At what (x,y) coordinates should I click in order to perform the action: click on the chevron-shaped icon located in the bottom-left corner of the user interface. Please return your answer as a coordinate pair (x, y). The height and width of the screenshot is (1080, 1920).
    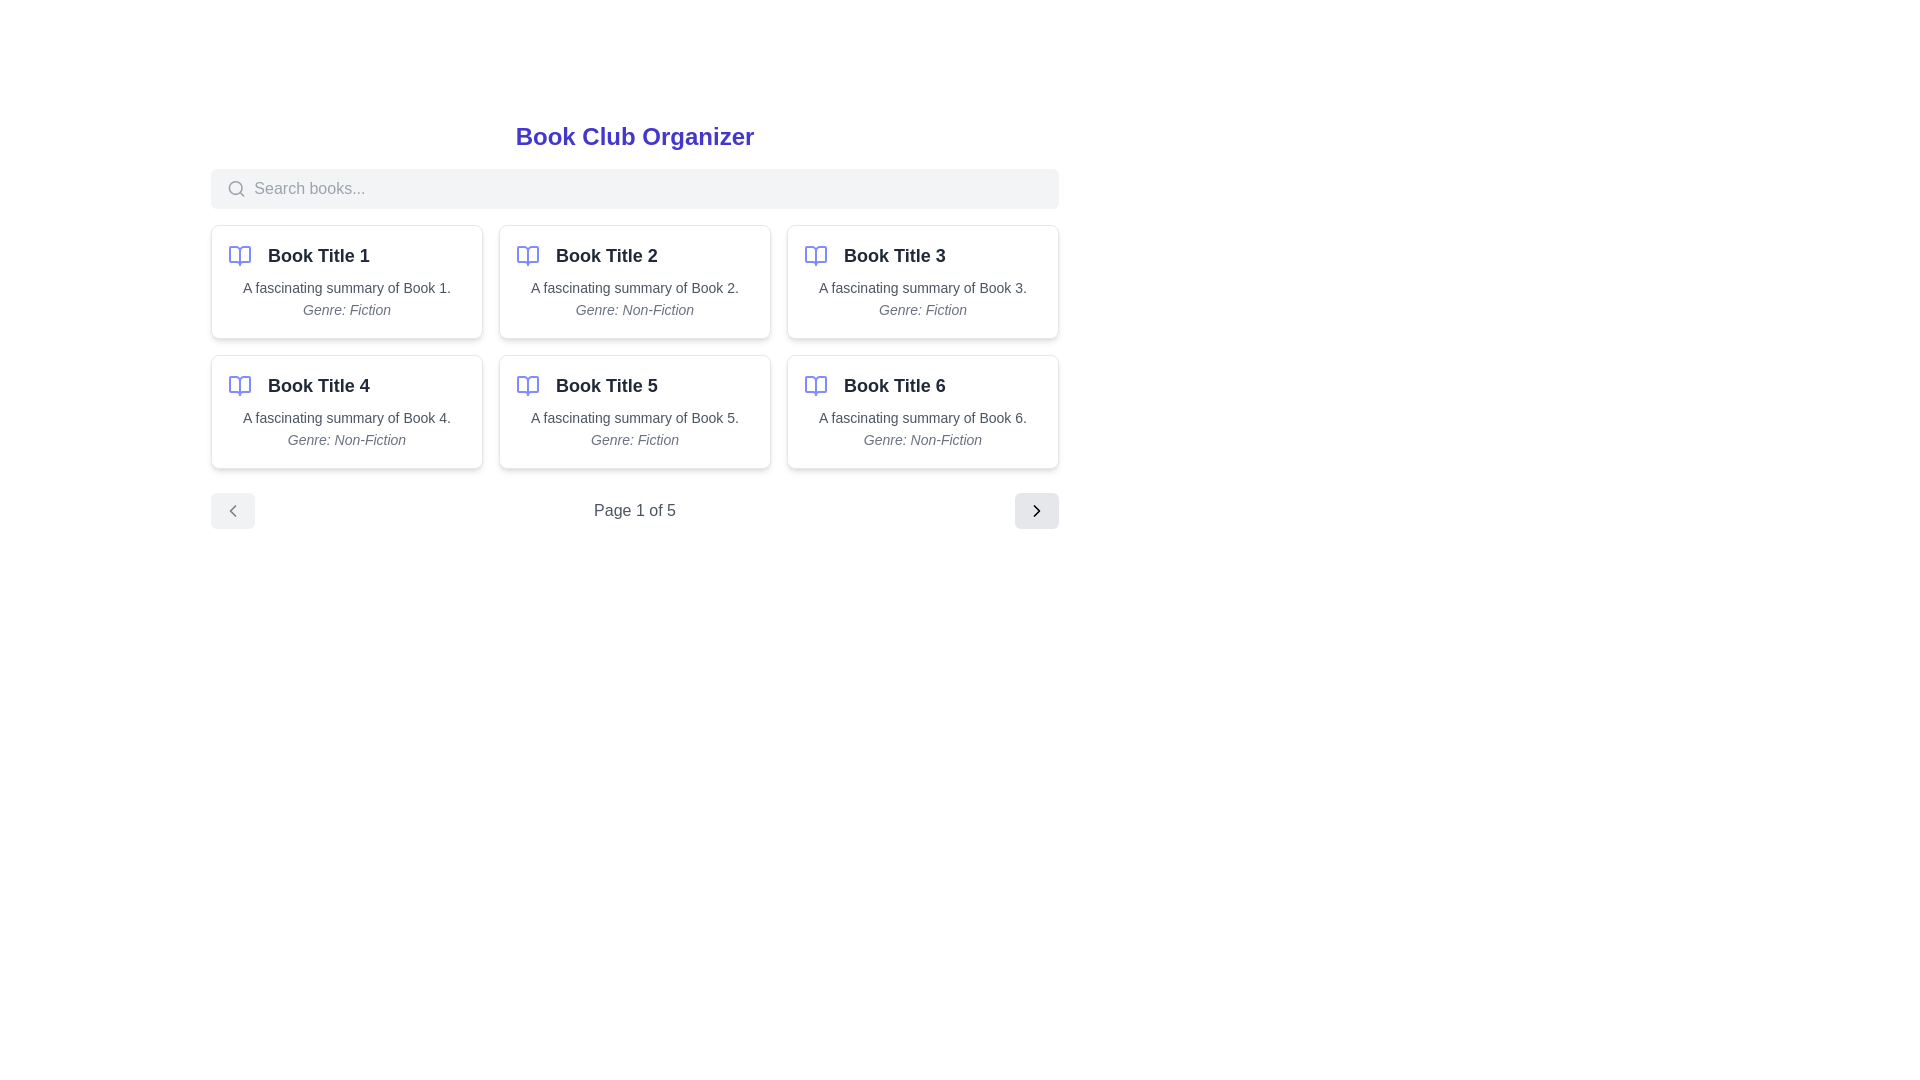
    Looking at the image, I should click on (233, 509).